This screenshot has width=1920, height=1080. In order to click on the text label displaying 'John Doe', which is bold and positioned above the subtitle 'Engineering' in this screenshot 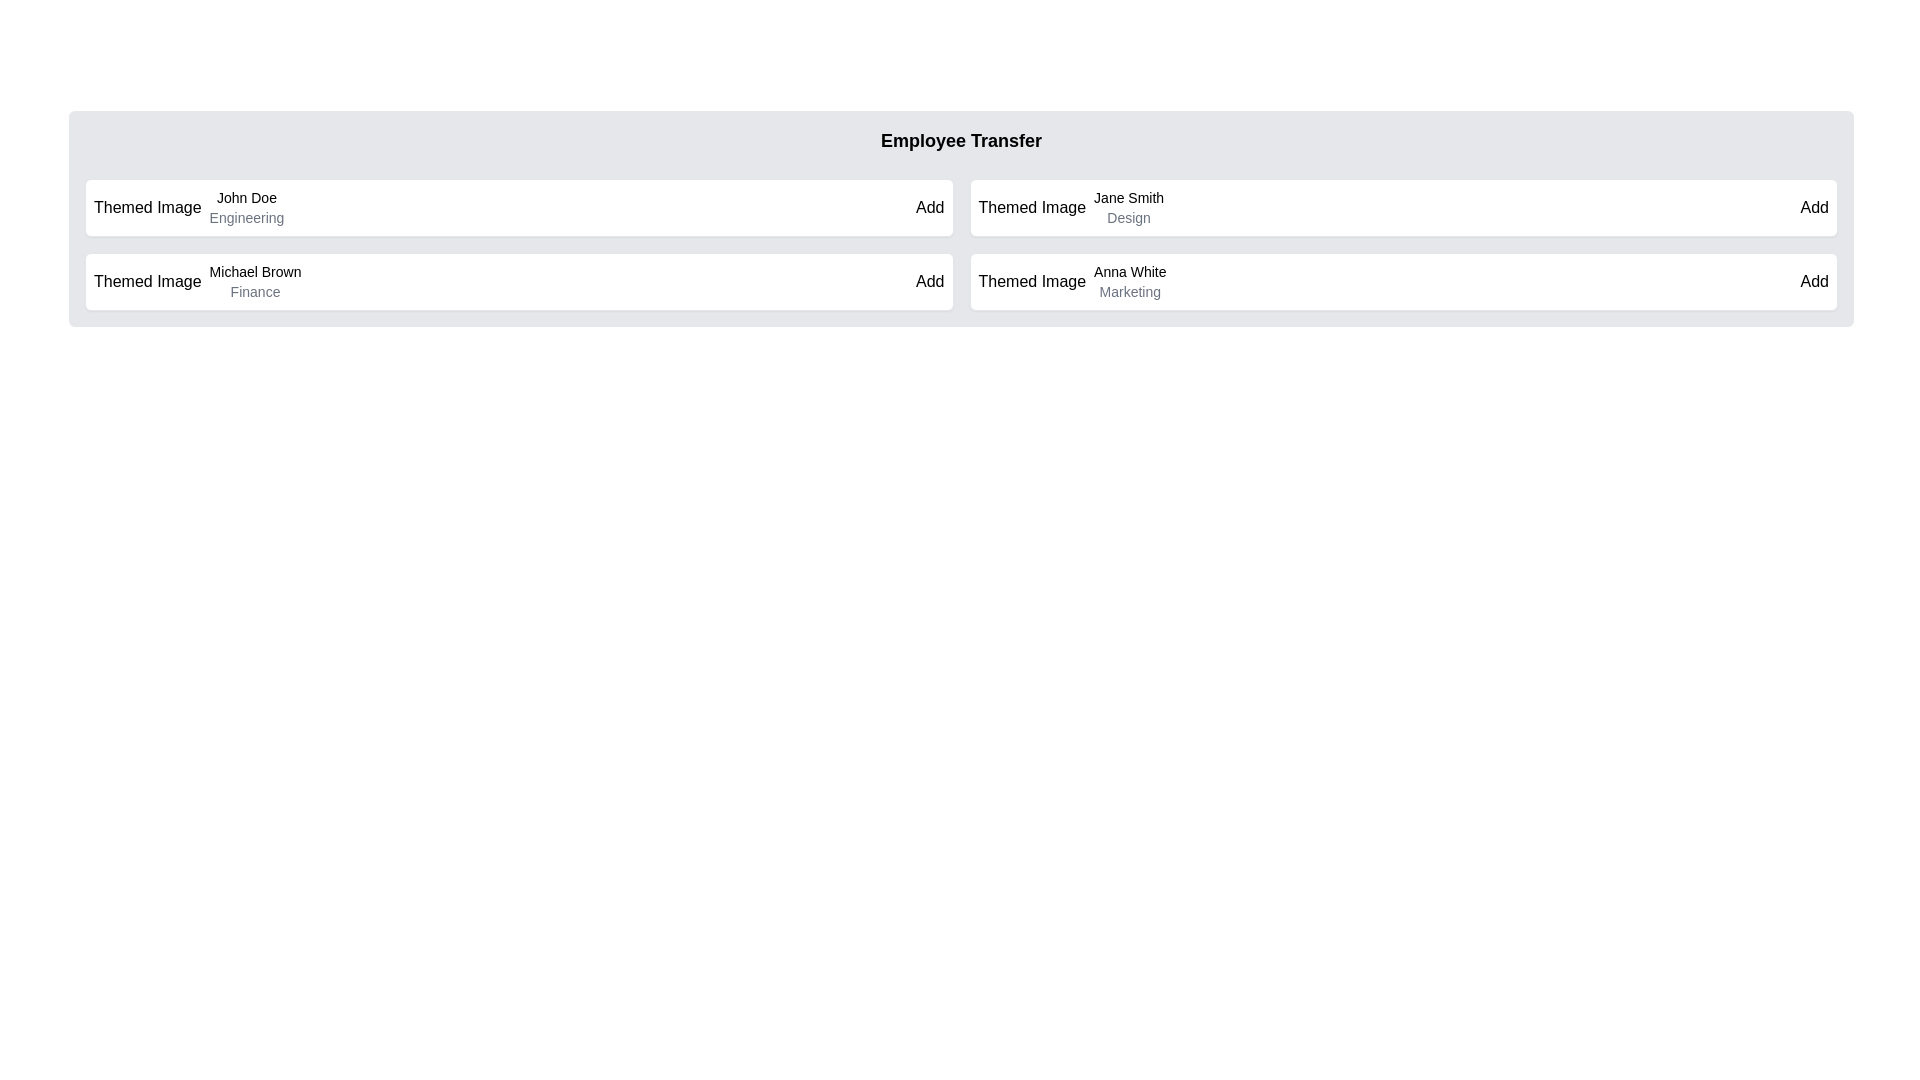, I will do `click(245, 197)`.